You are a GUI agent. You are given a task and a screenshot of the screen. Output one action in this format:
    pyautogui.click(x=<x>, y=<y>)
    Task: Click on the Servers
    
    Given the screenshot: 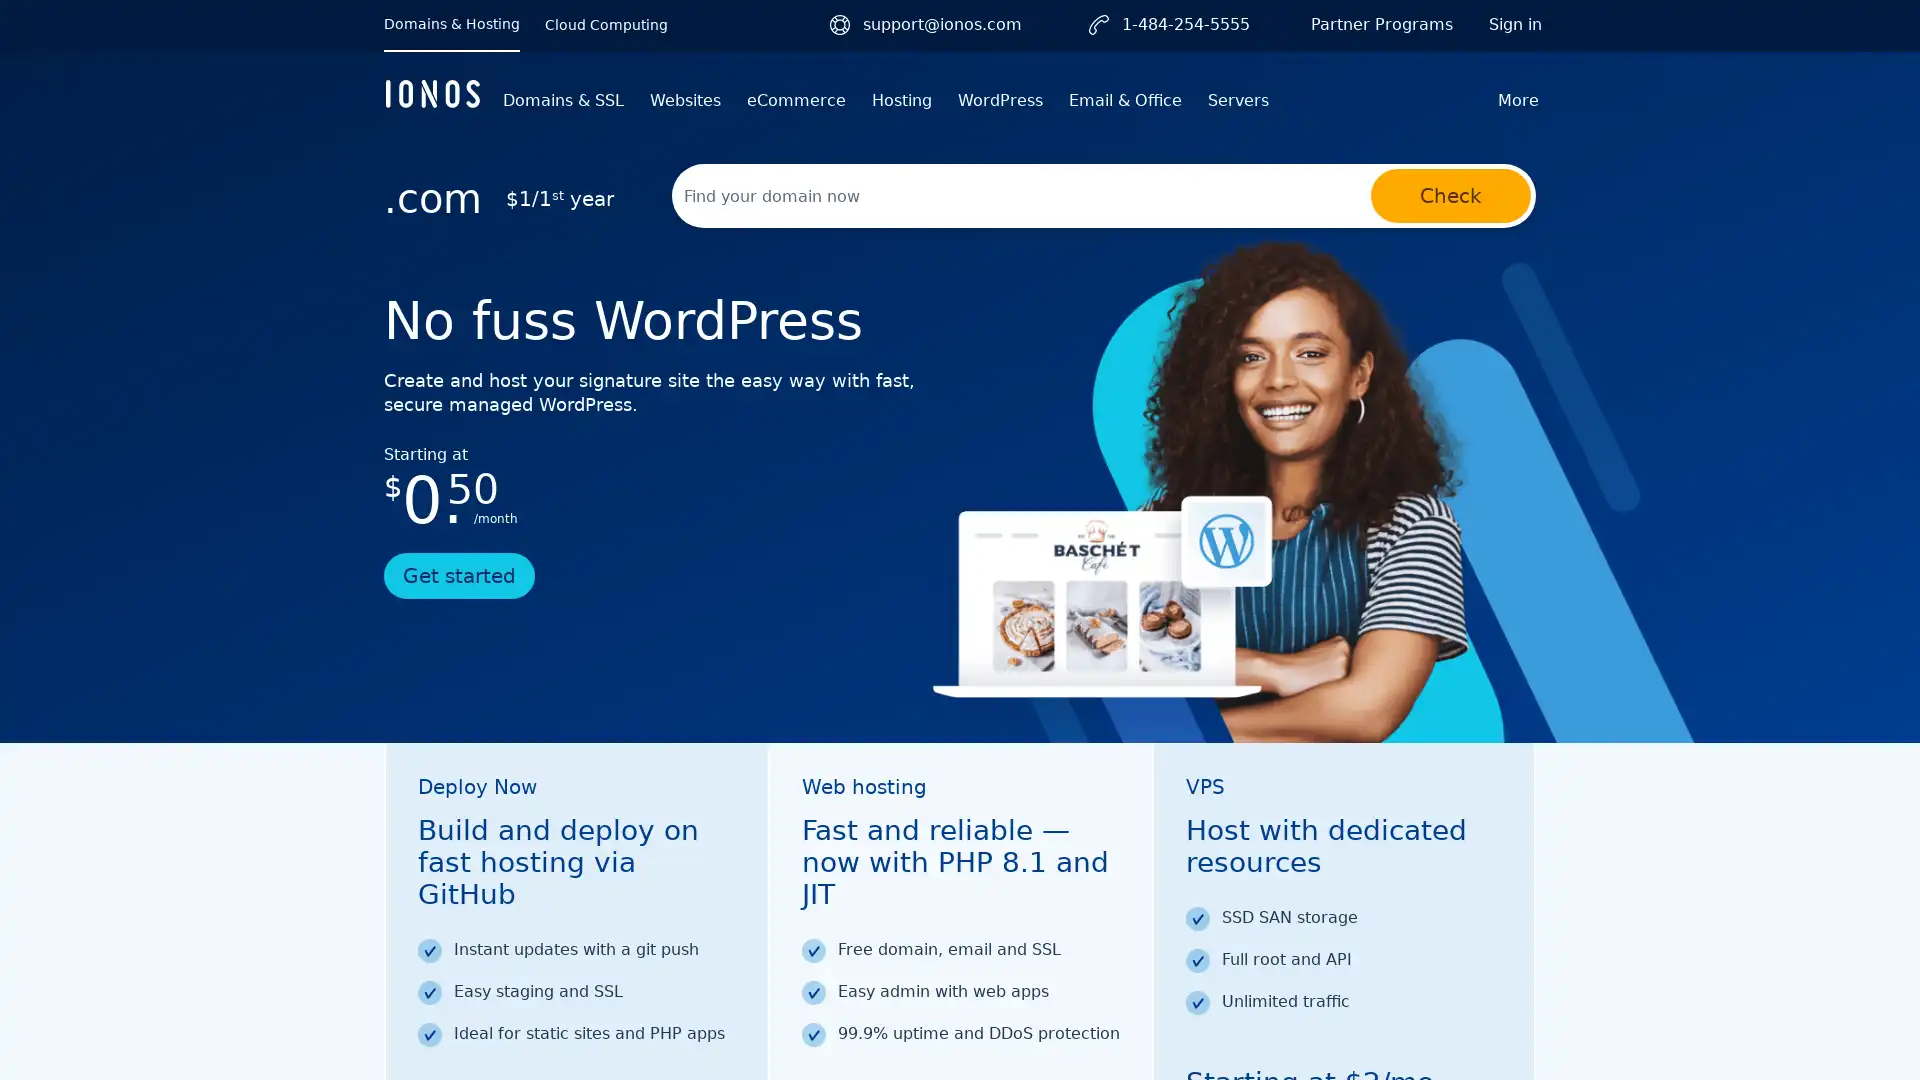 What is the action you would take?
    pyautogui.click(x=1209, y=100)
    